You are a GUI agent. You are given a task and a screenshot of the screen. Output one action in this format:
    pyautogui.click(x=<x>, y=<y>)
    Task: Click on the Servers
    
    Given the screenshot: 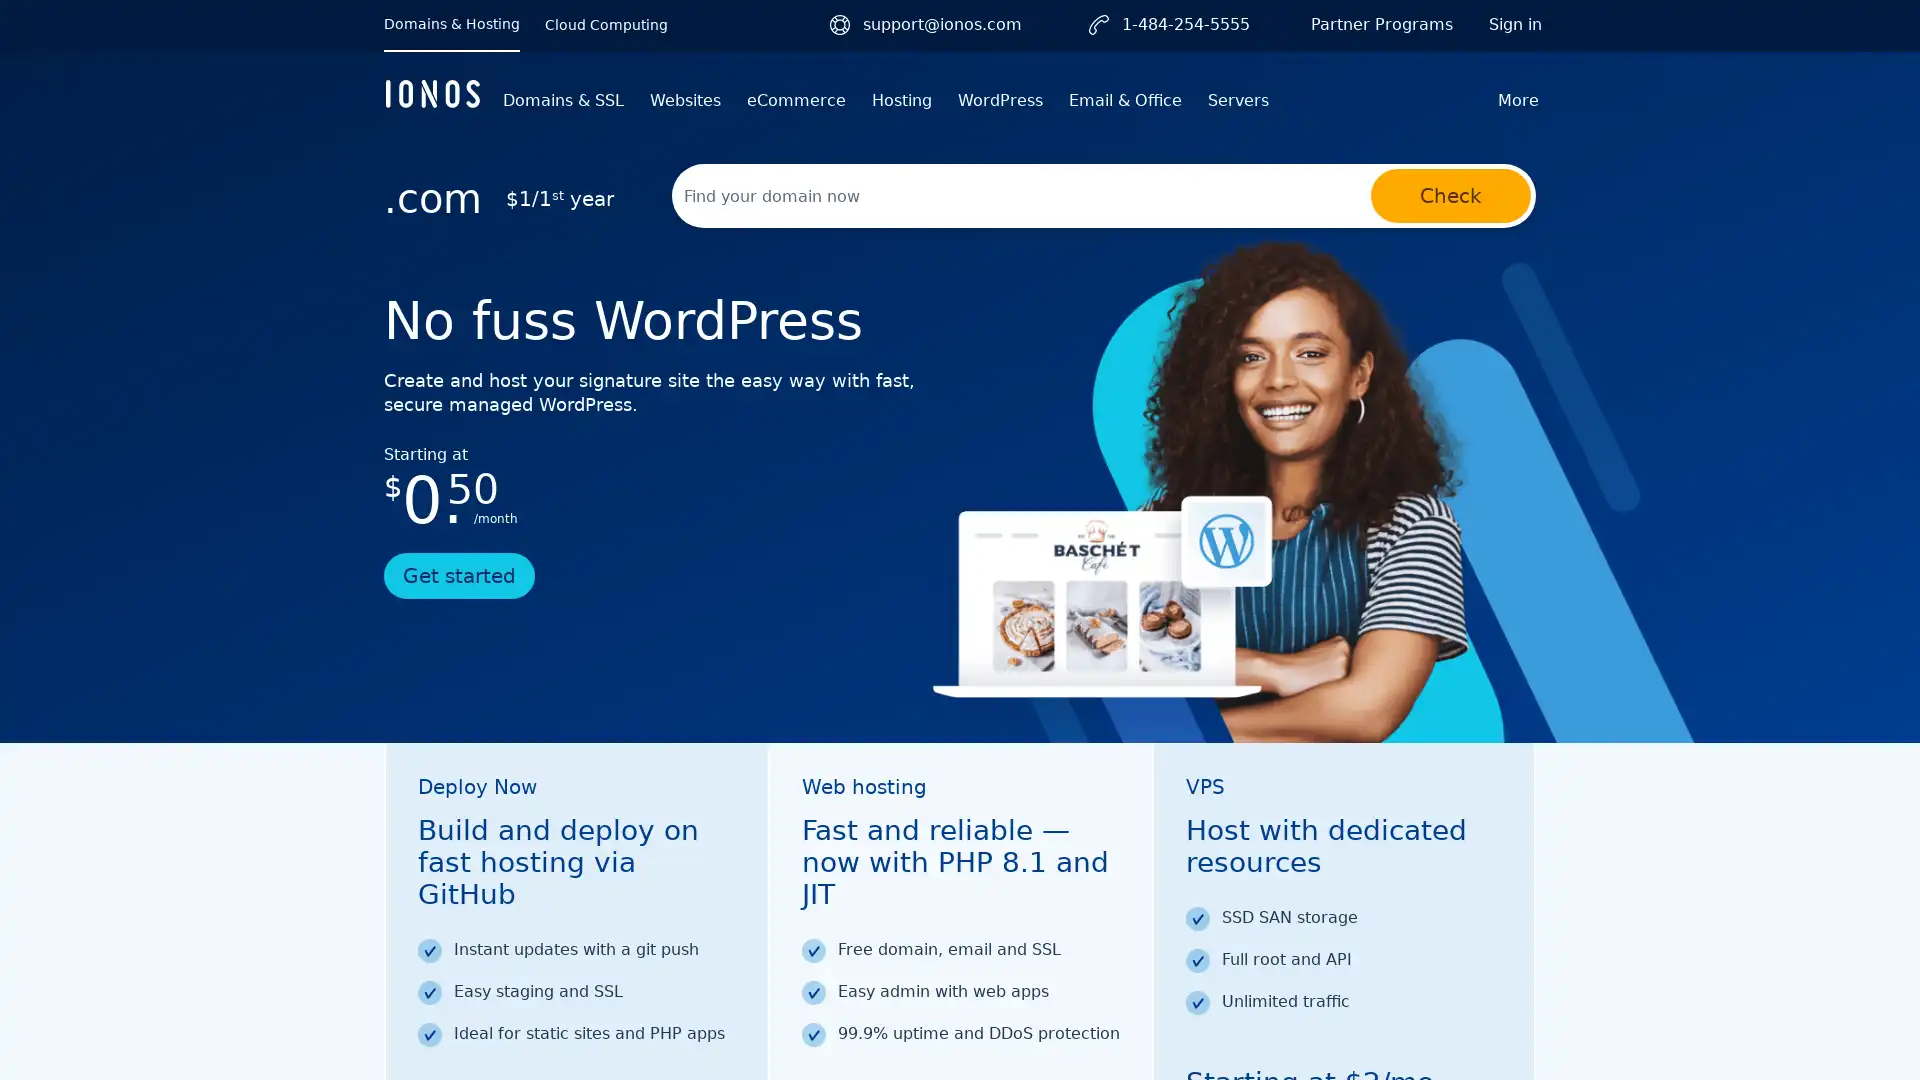 What is the action you would take?
    pyautogui.click(x=1209, y=100)
    